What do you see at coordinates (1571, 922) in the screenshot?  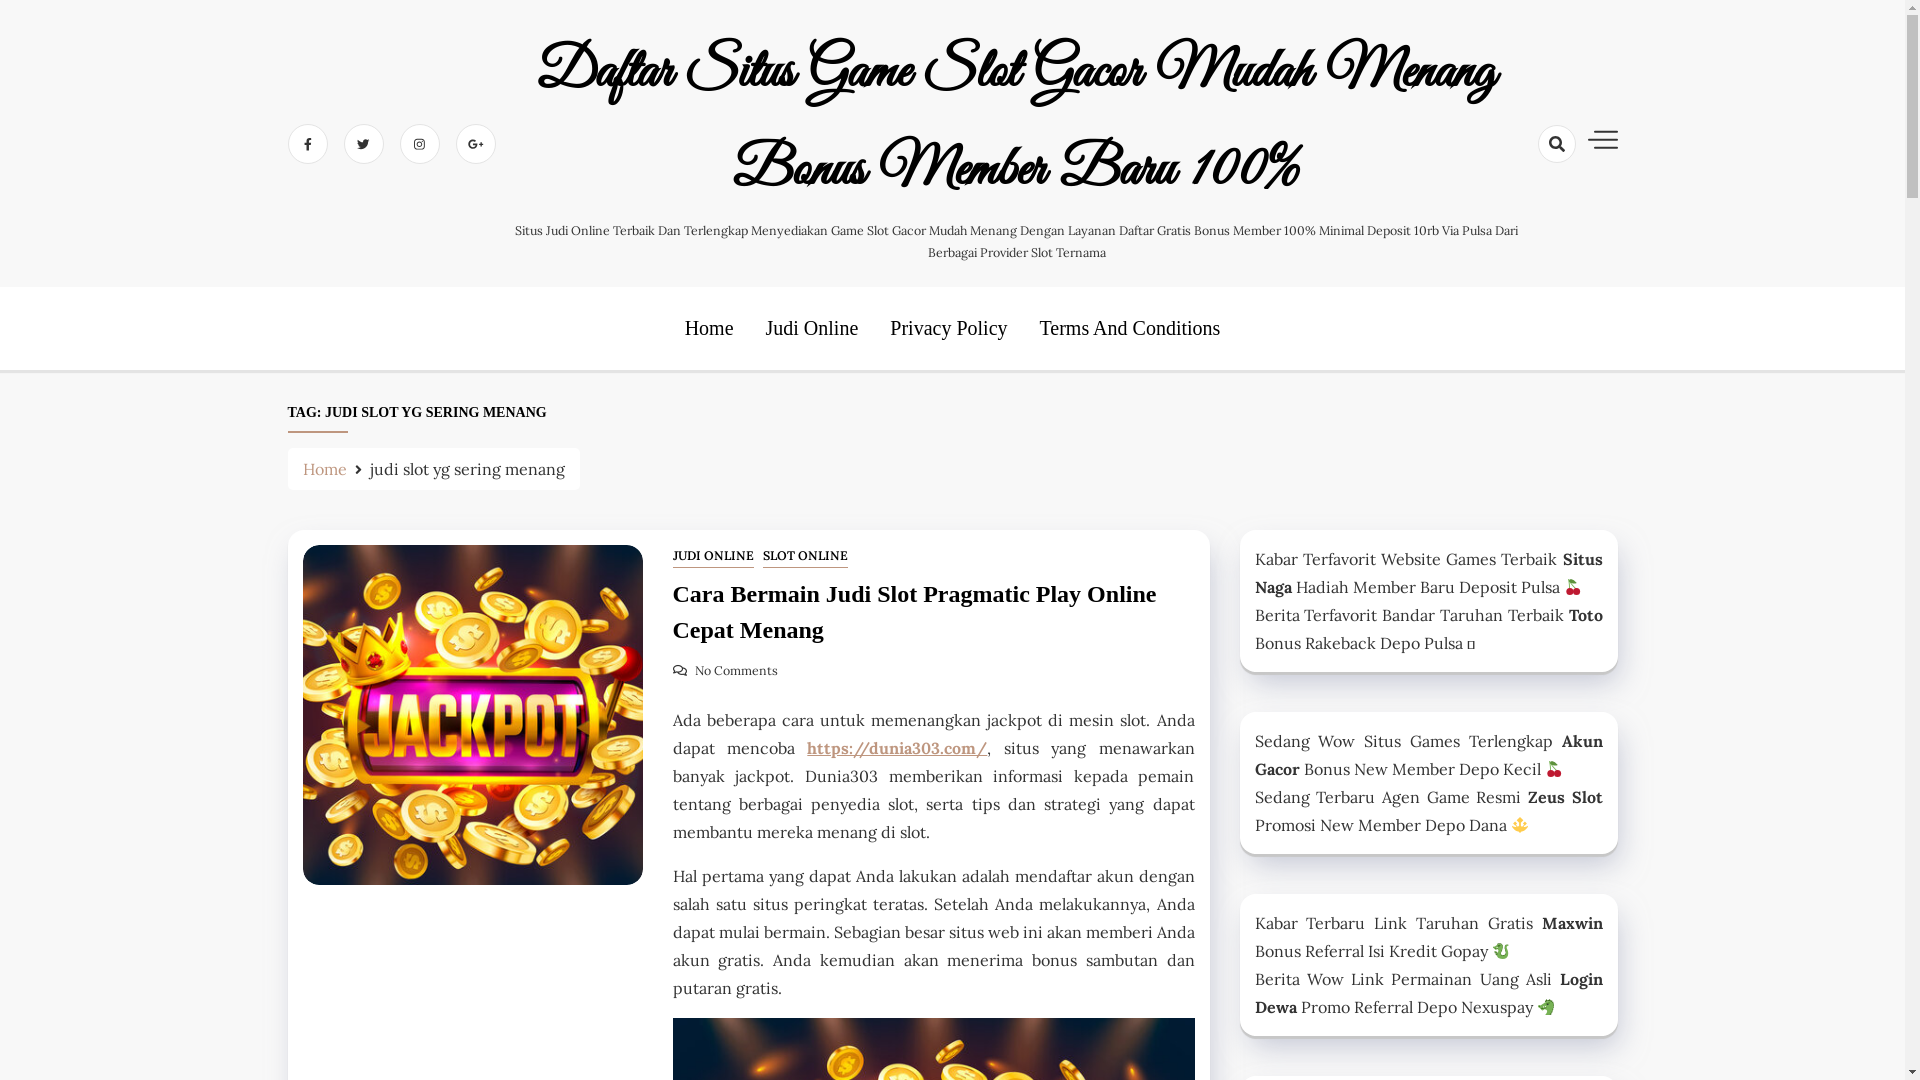 I see `'Maxwin'` at bounding box center [1571, 922].